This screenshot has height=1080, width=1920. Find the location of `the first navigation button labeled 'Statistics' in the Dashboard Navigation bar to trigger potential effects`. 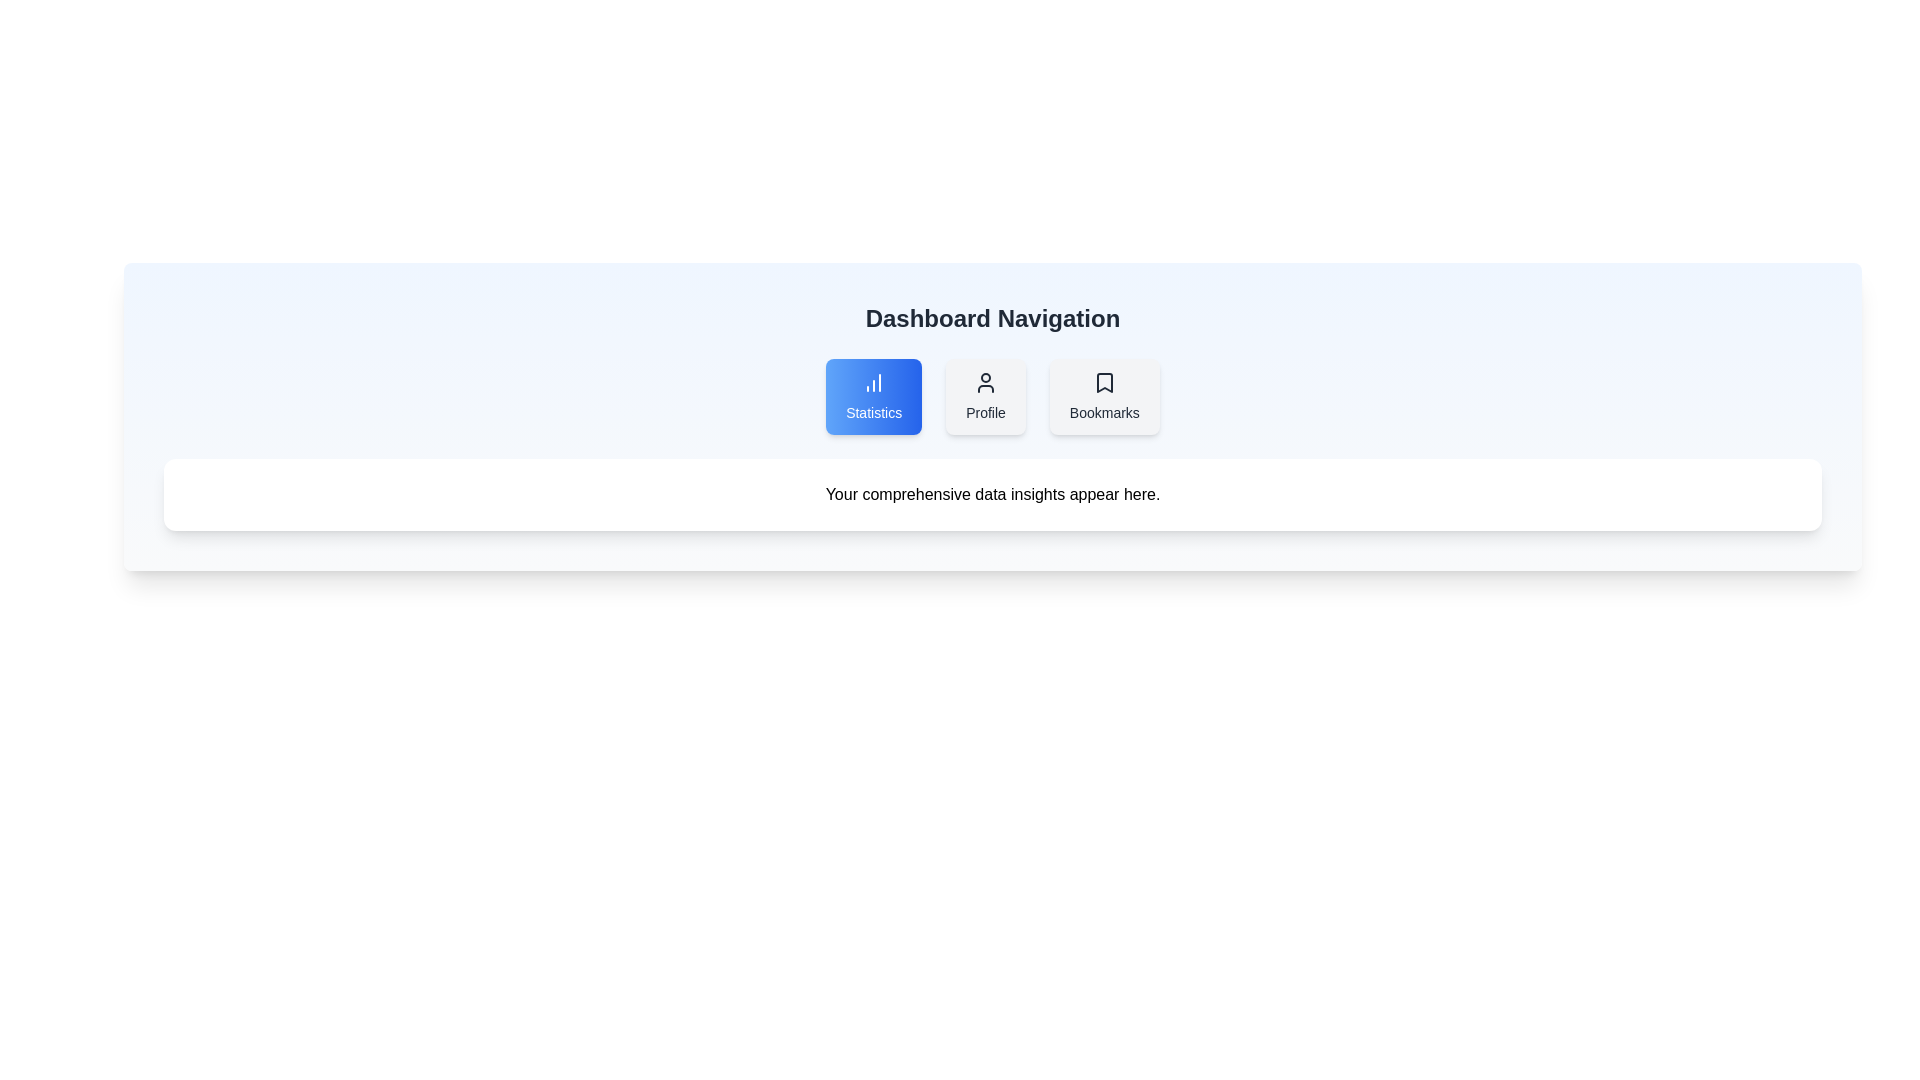

the first navigation button labeled 'Statistics' in the Dashboard Navigation bar to trigger potential effects is located at coordinates (874, 397).